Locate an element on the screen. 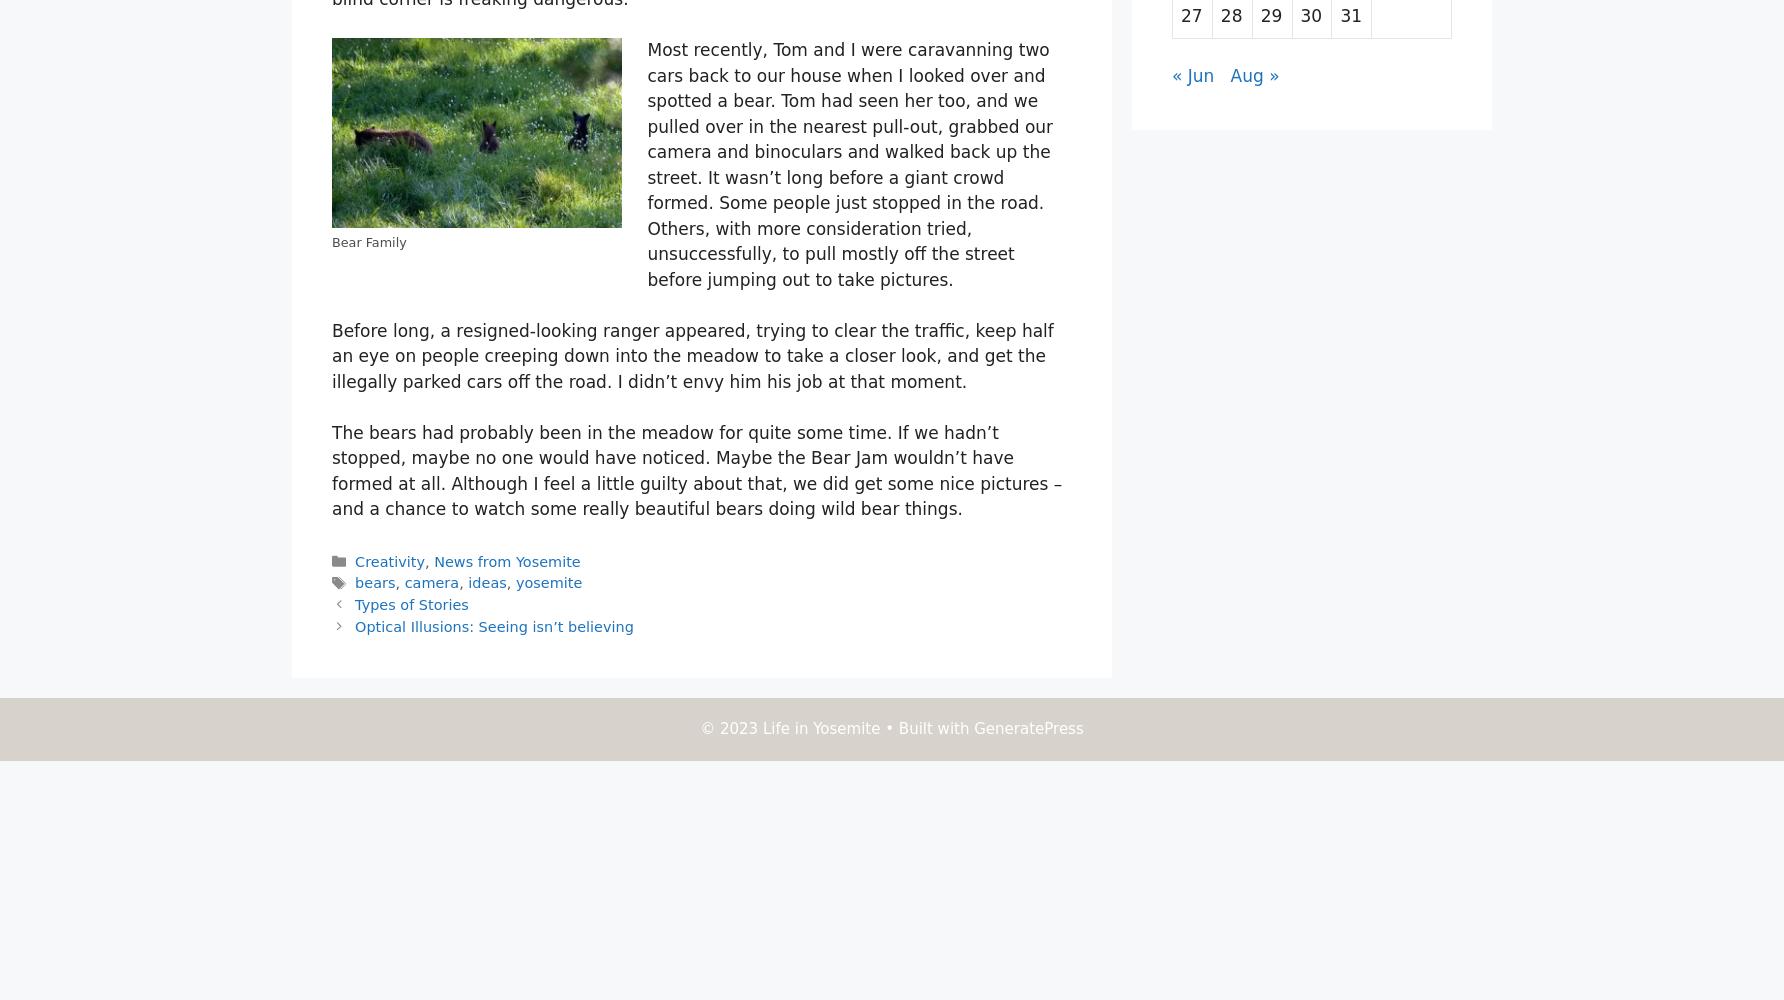 This screenshot has width=1784, height=1000. 'News from Yosemite' is located at coordinates (507, 561).